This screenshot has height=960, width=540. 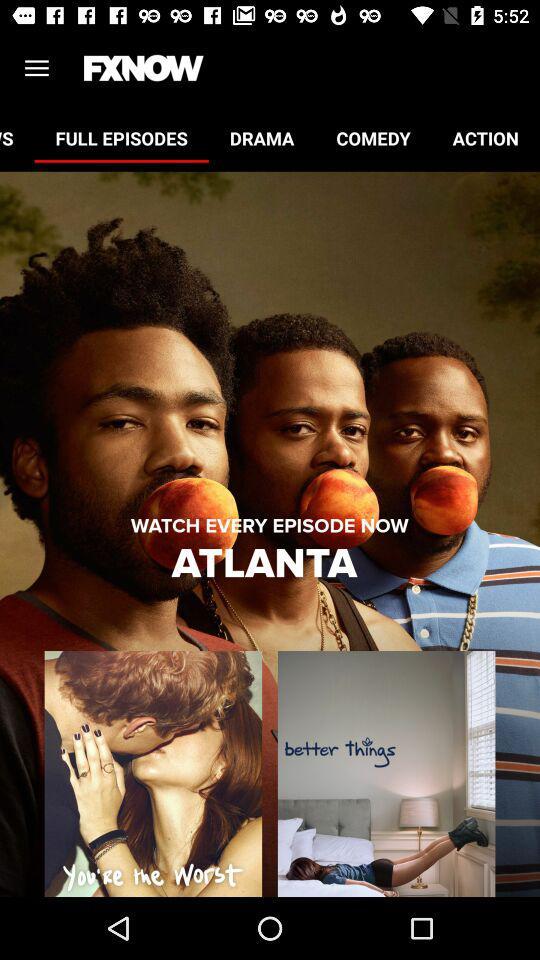 What do you see at coordinates (373, 137) in the screenshot?
I see `the icon to the right of the drama` at bounding box center [373, 137].